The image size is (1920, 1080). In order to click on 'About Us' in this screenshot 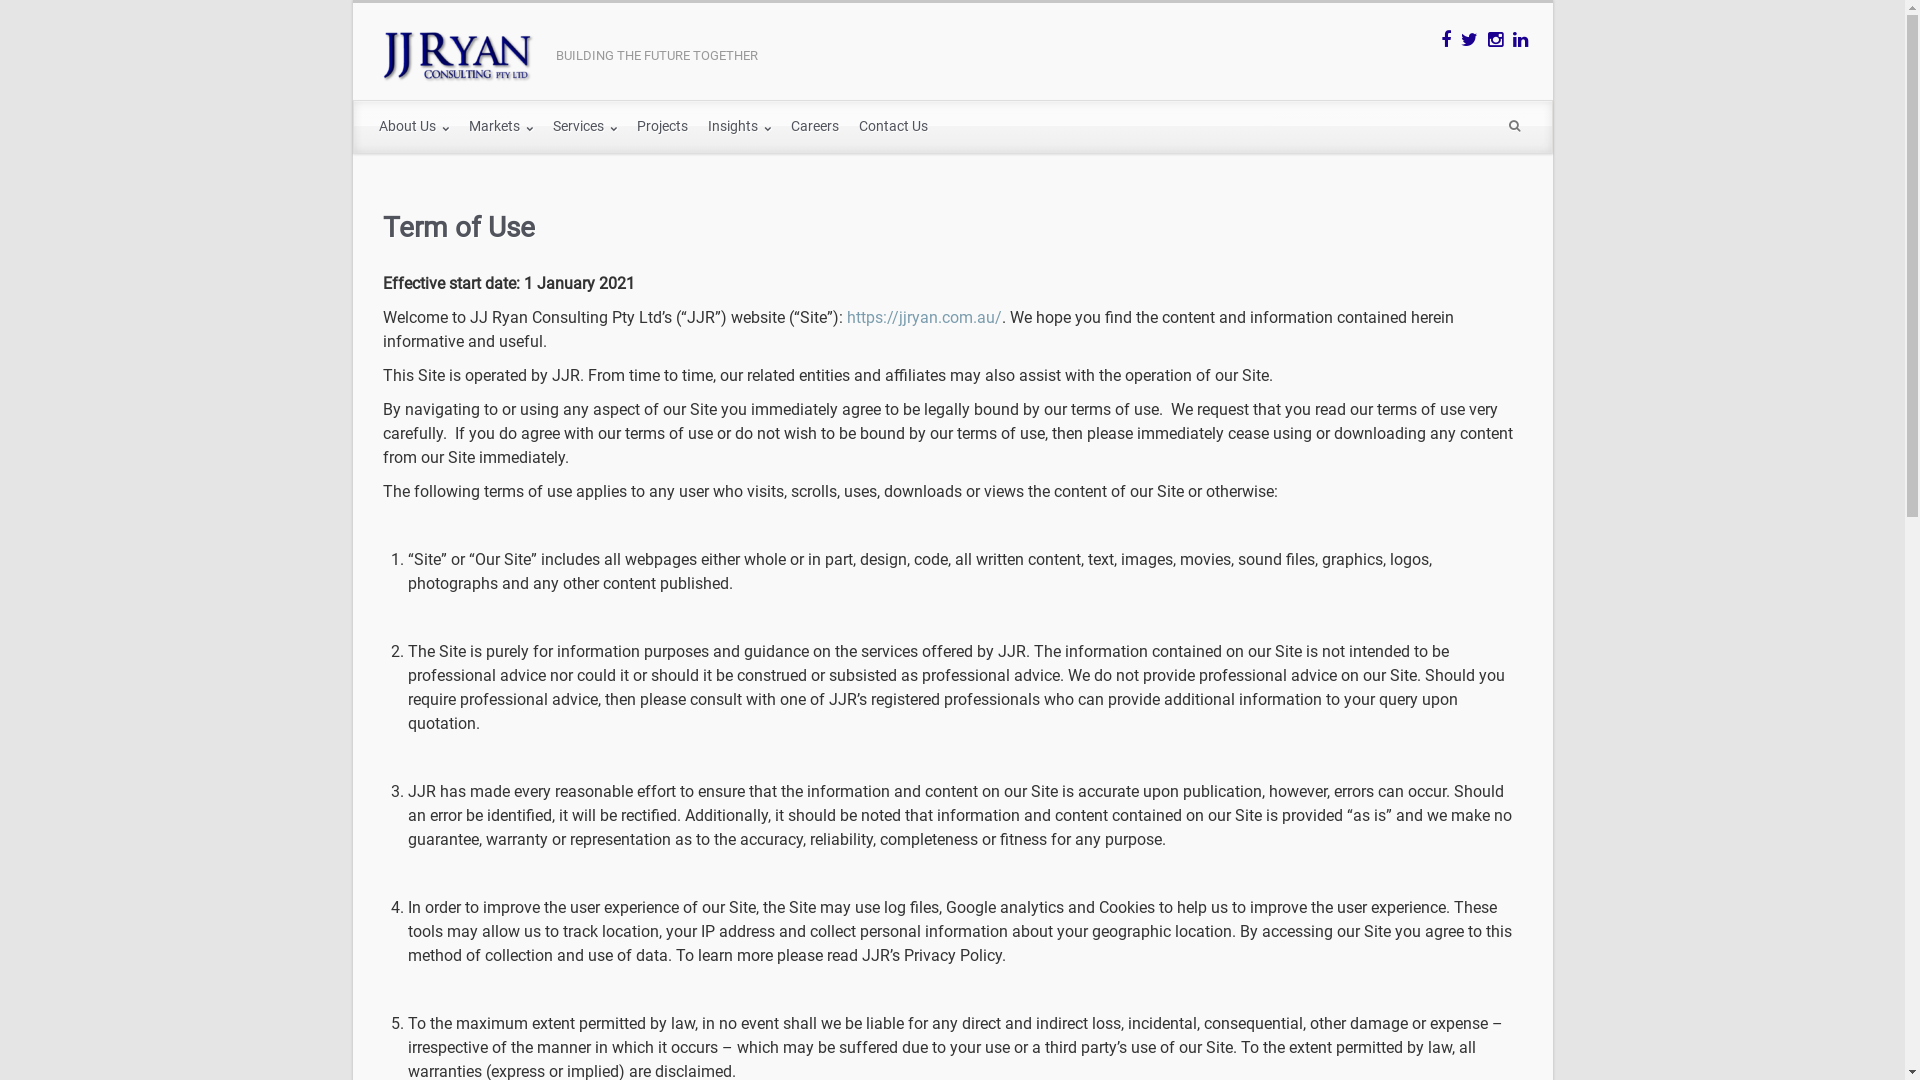, I will do `click(368, 127)`.